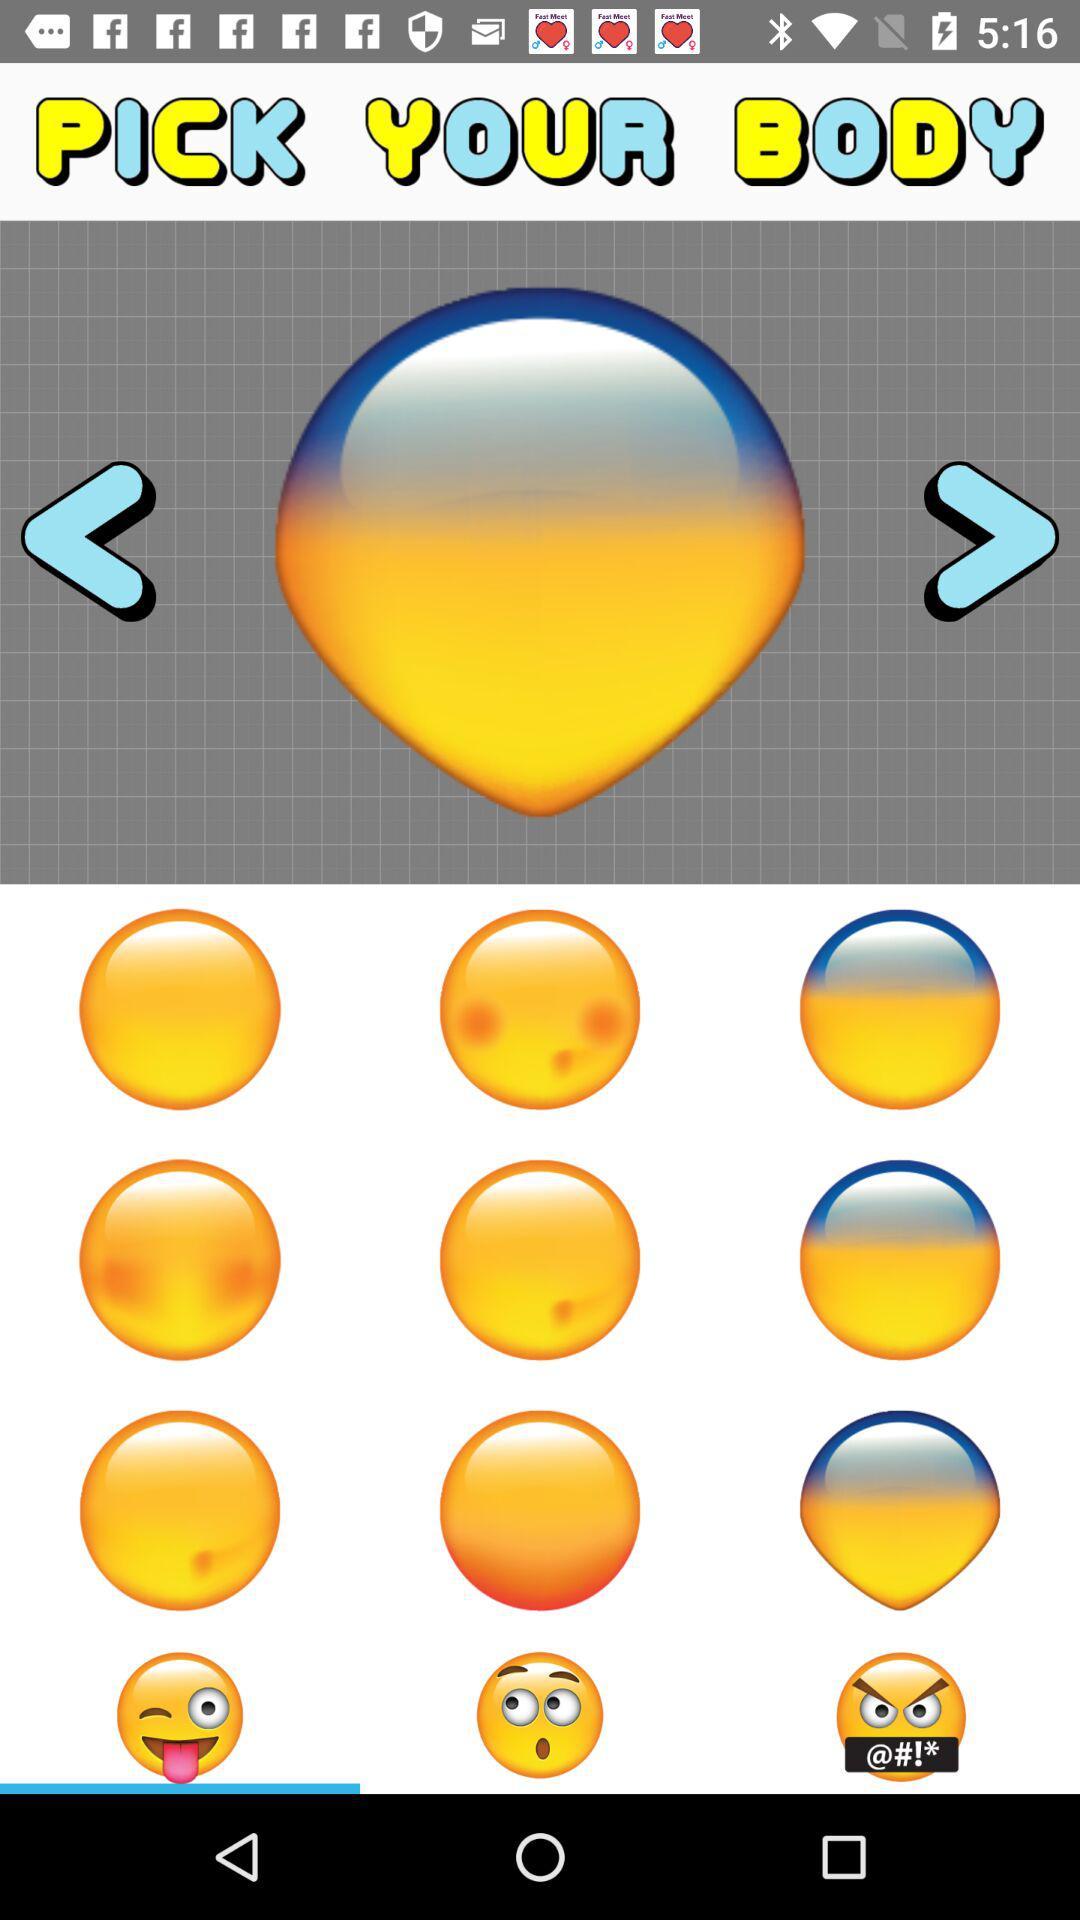 The height and width of the screenshot is (1920, 1080). What do you see at coordinates (972, 552) in the screenshot?
I see `next` at bounding box center [972, 552].